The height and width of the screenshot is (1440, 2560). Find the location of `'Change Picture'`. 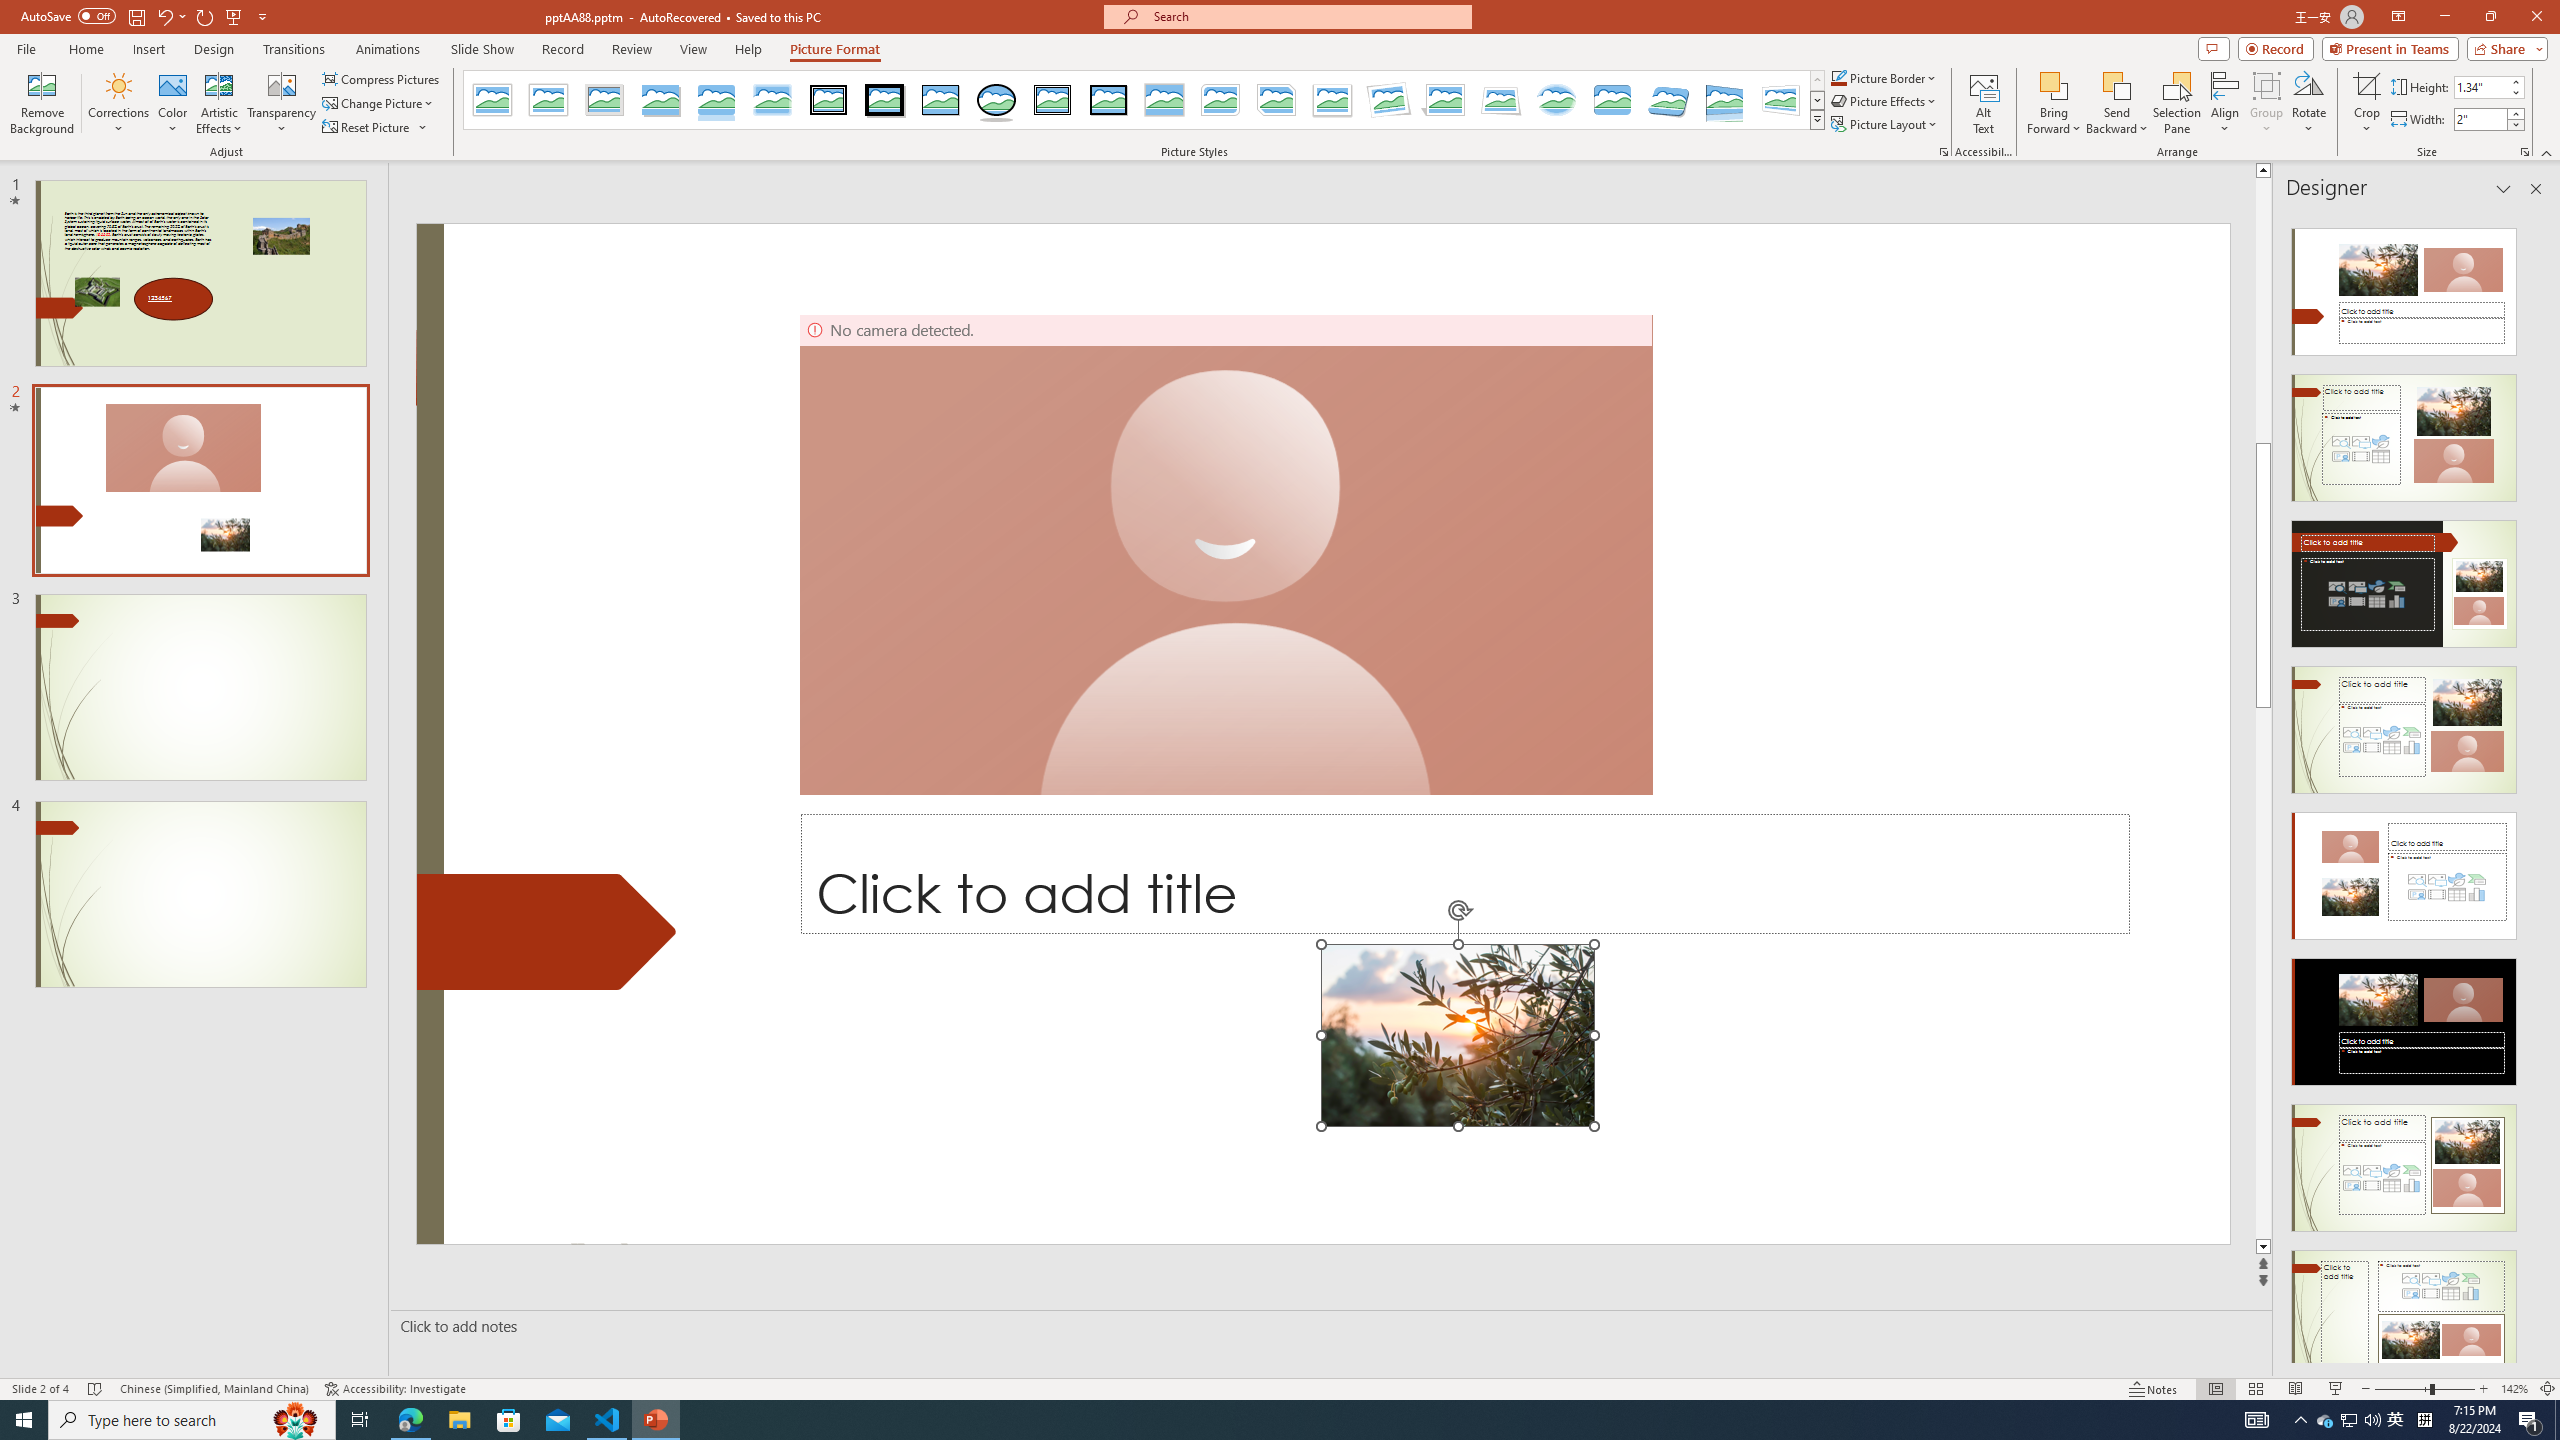

'Change Picture' is located at coordinates (379, 103).